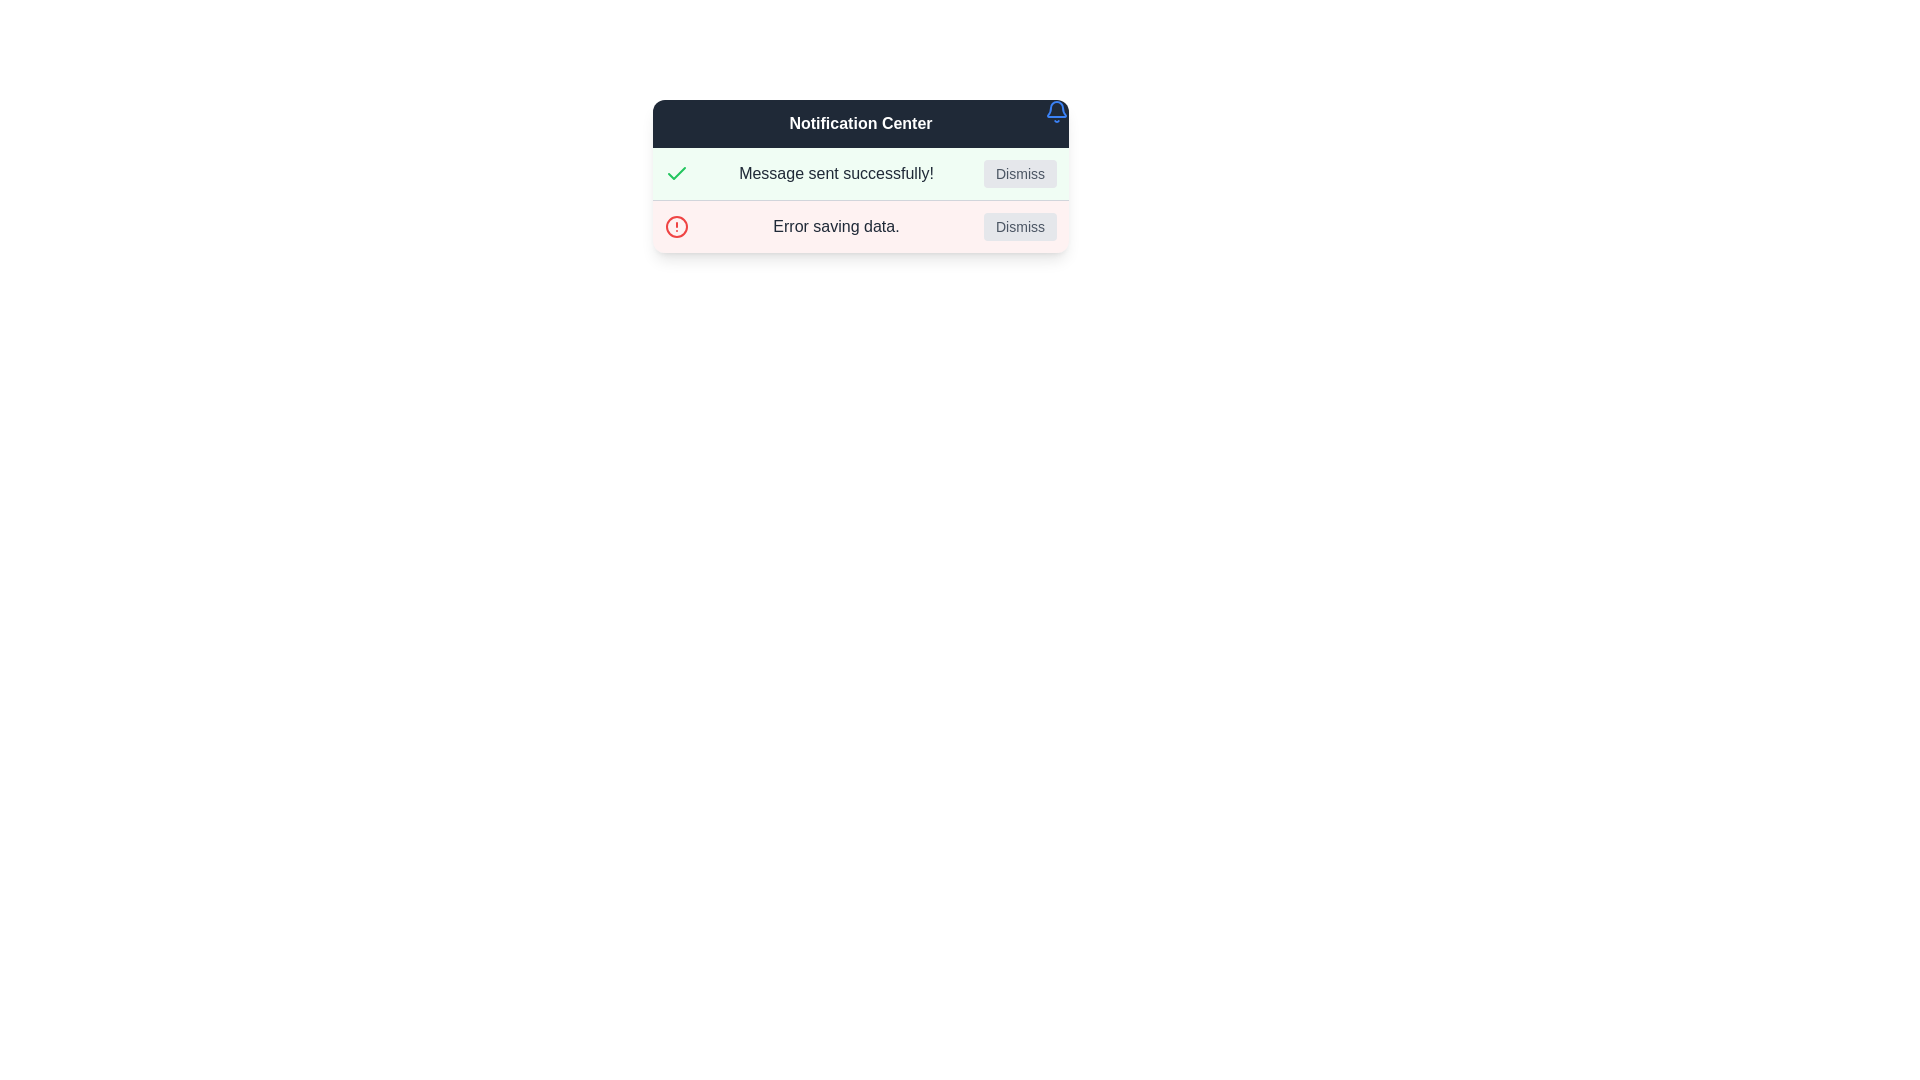 This screenshot has width=1920, height=1080. What do you see at coordinates (1055, 109) in the screenshot?
I see `the bell-shaped outline in the top-right corner of the Notification Center card, which signifies notifications` at bounding box center [1055, 109].